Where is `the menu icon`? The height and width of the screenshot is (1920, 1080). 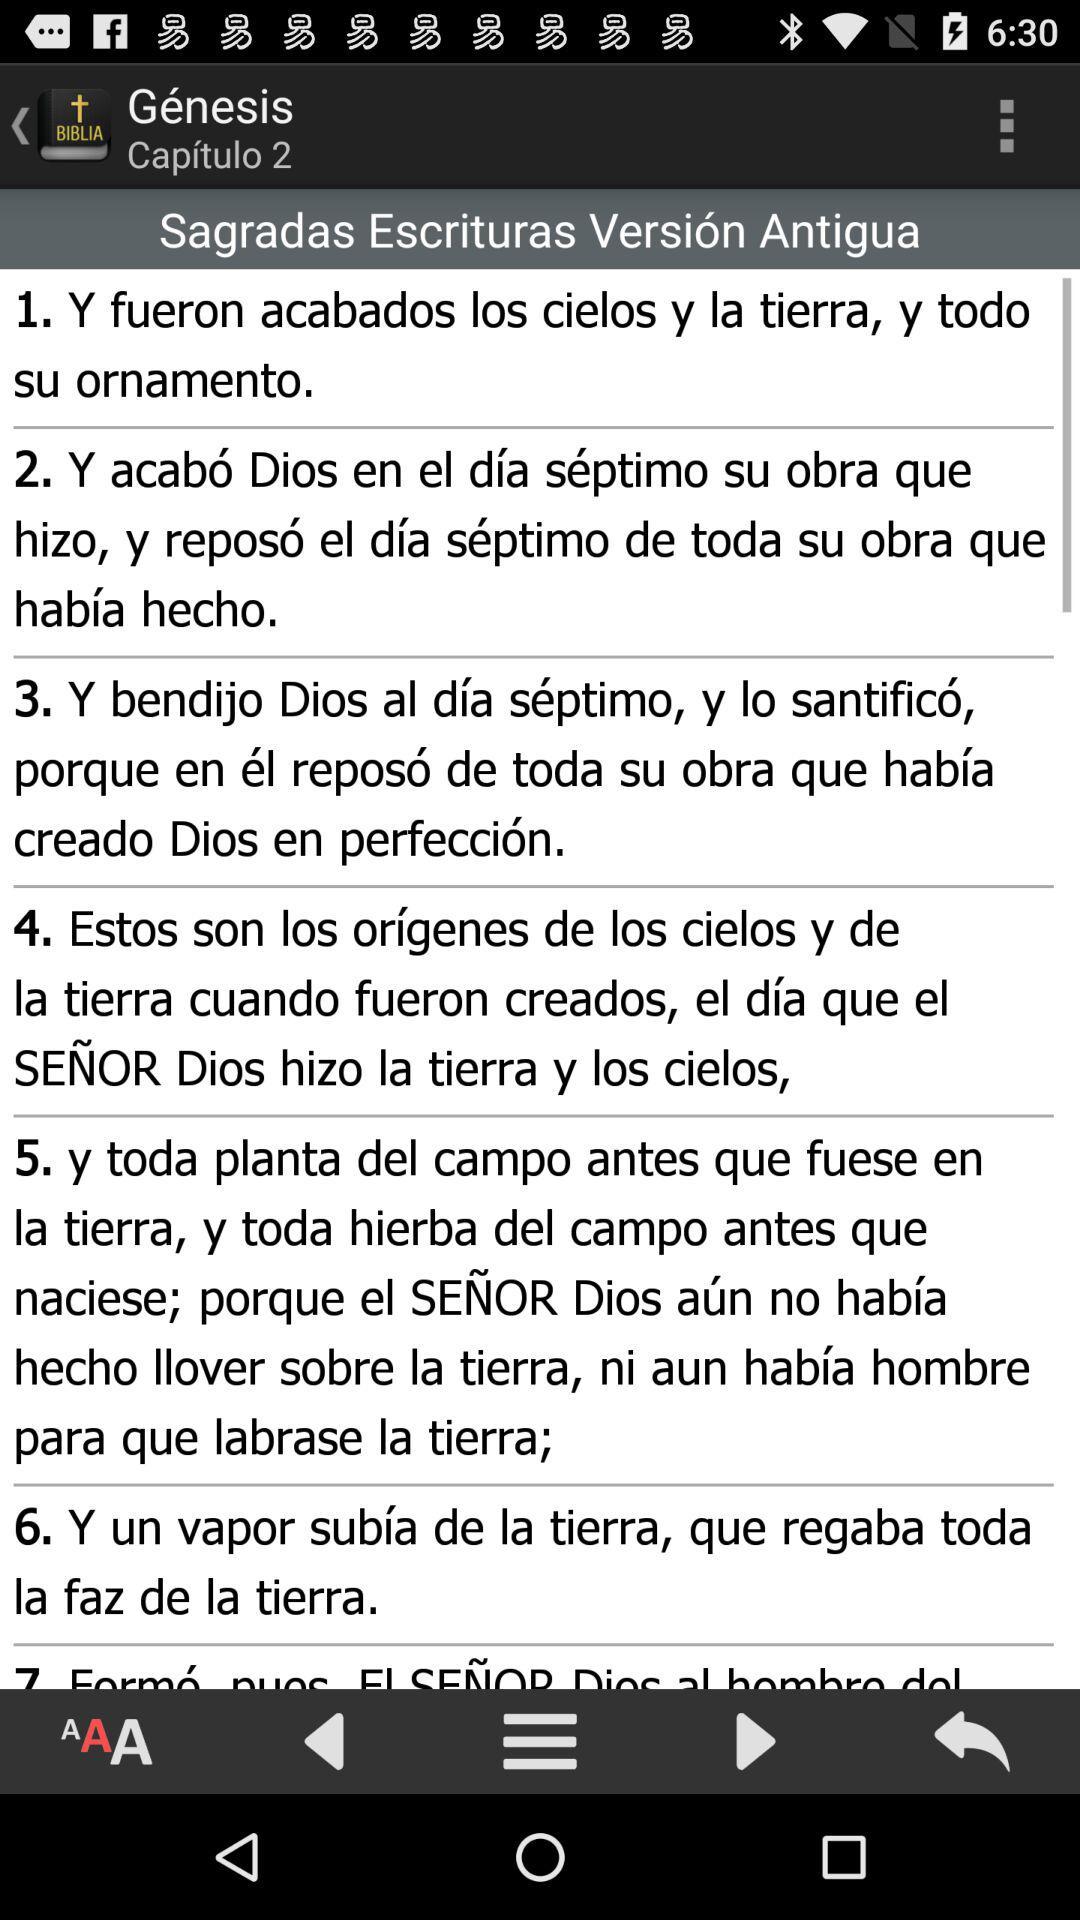 the menu icon is located at coordinates (540, 1862).